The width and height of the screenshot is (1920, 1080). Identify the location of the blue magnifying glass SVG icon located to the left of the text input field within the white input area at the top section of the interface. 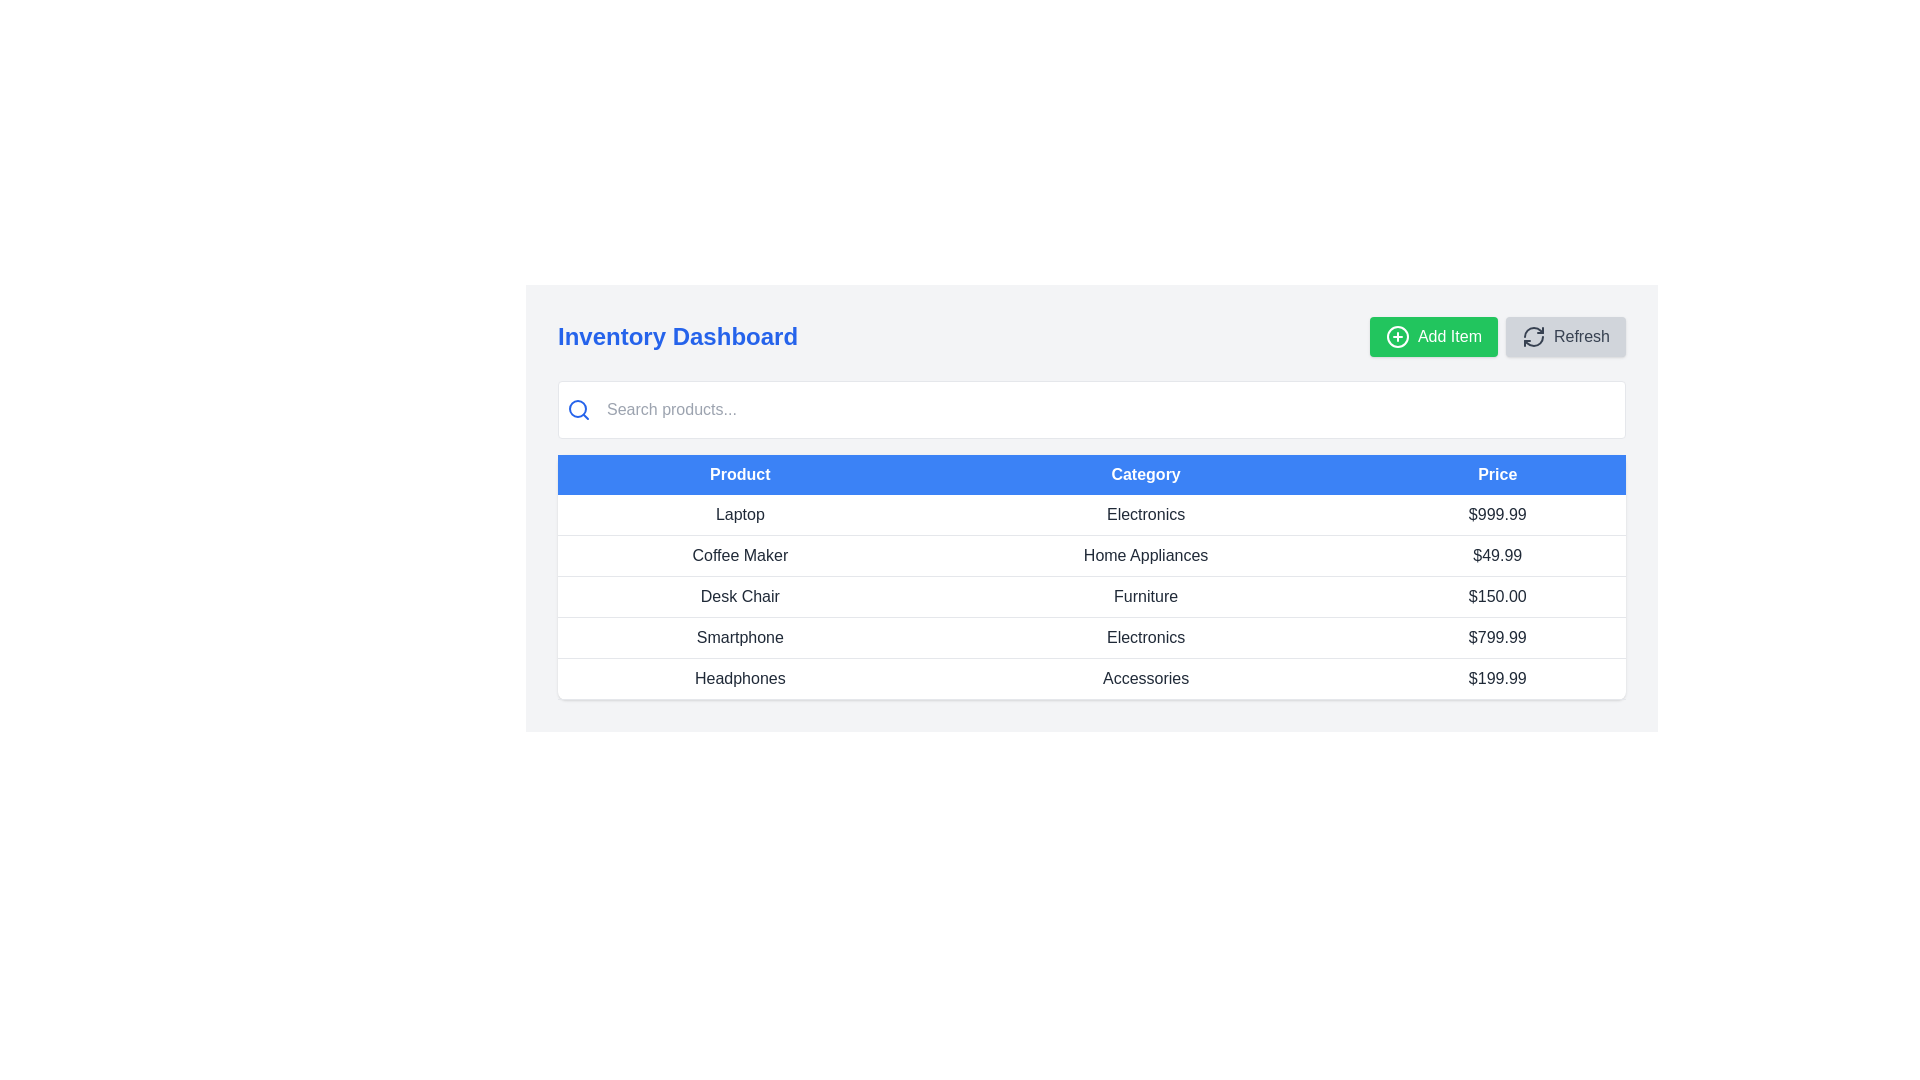
(578, 408).